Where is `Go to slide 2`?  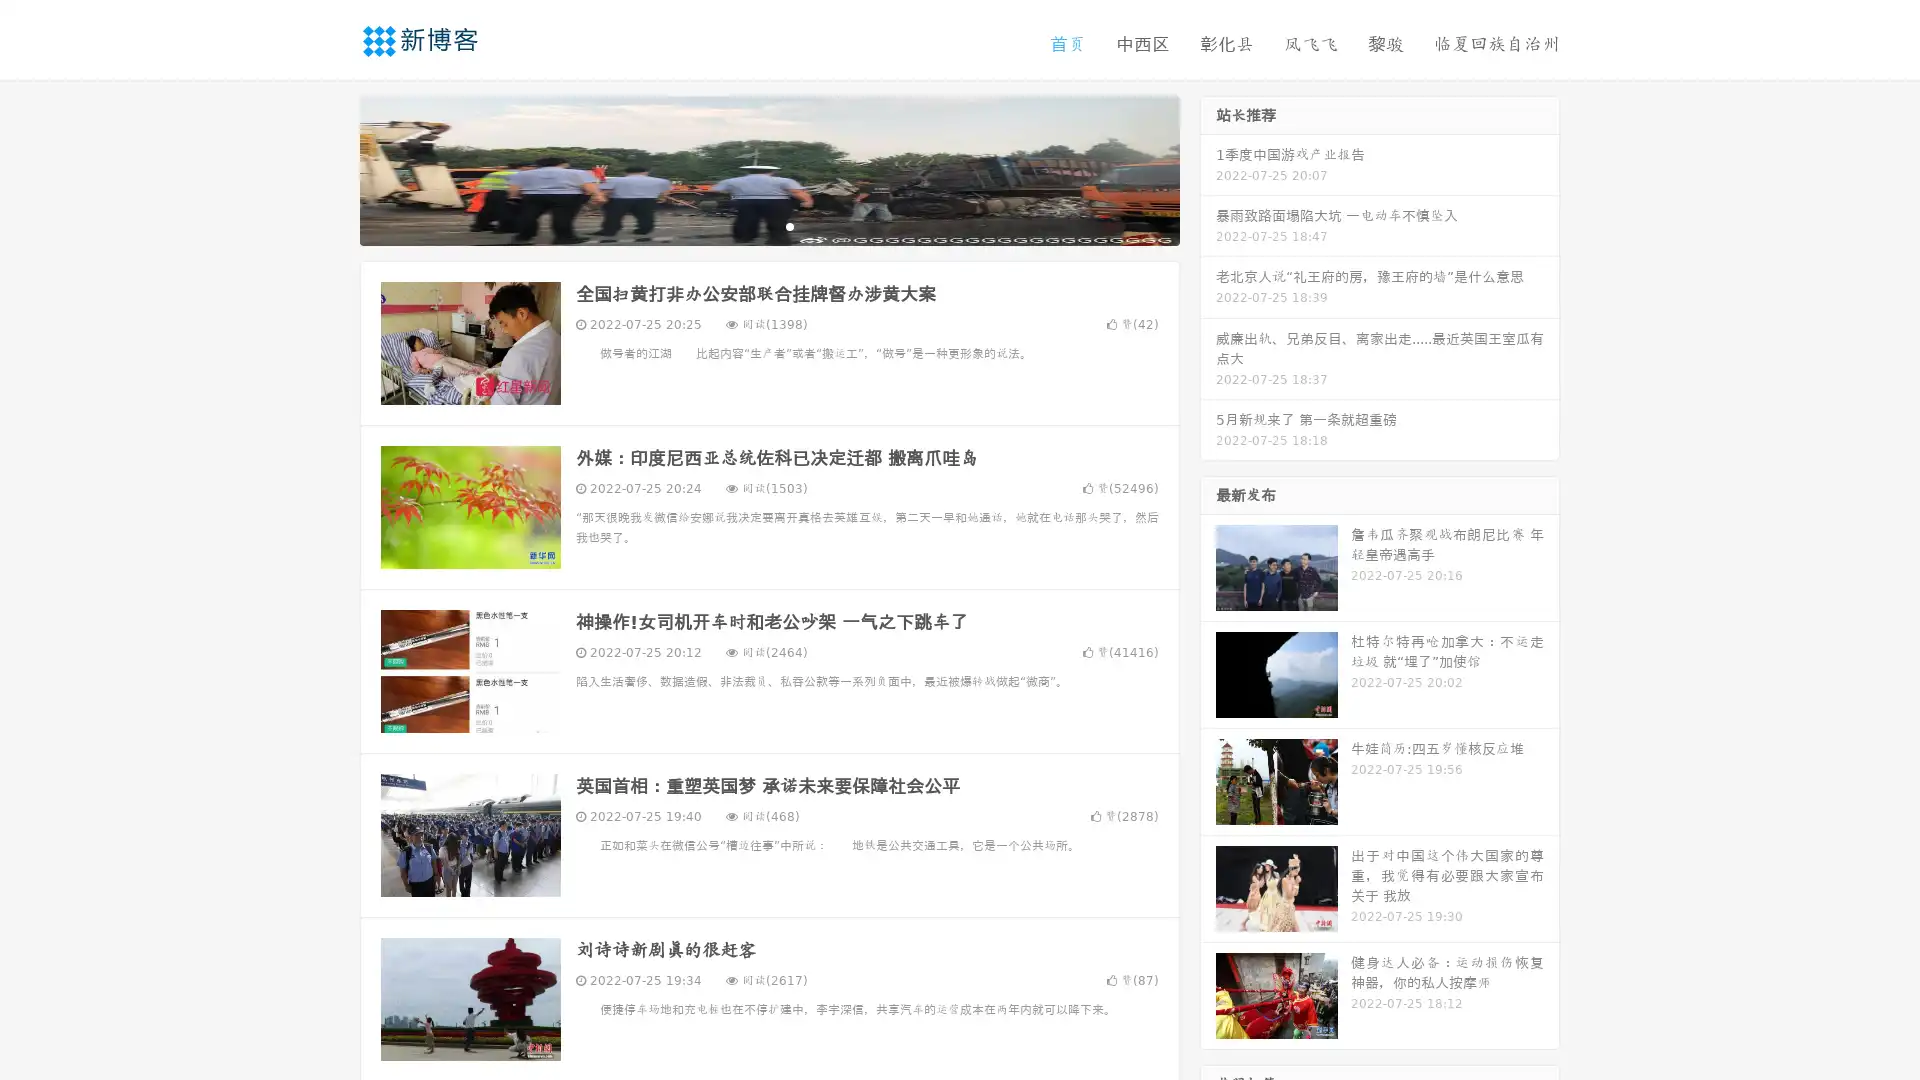 Go to slide 2 is located at coordinates (768, 225).